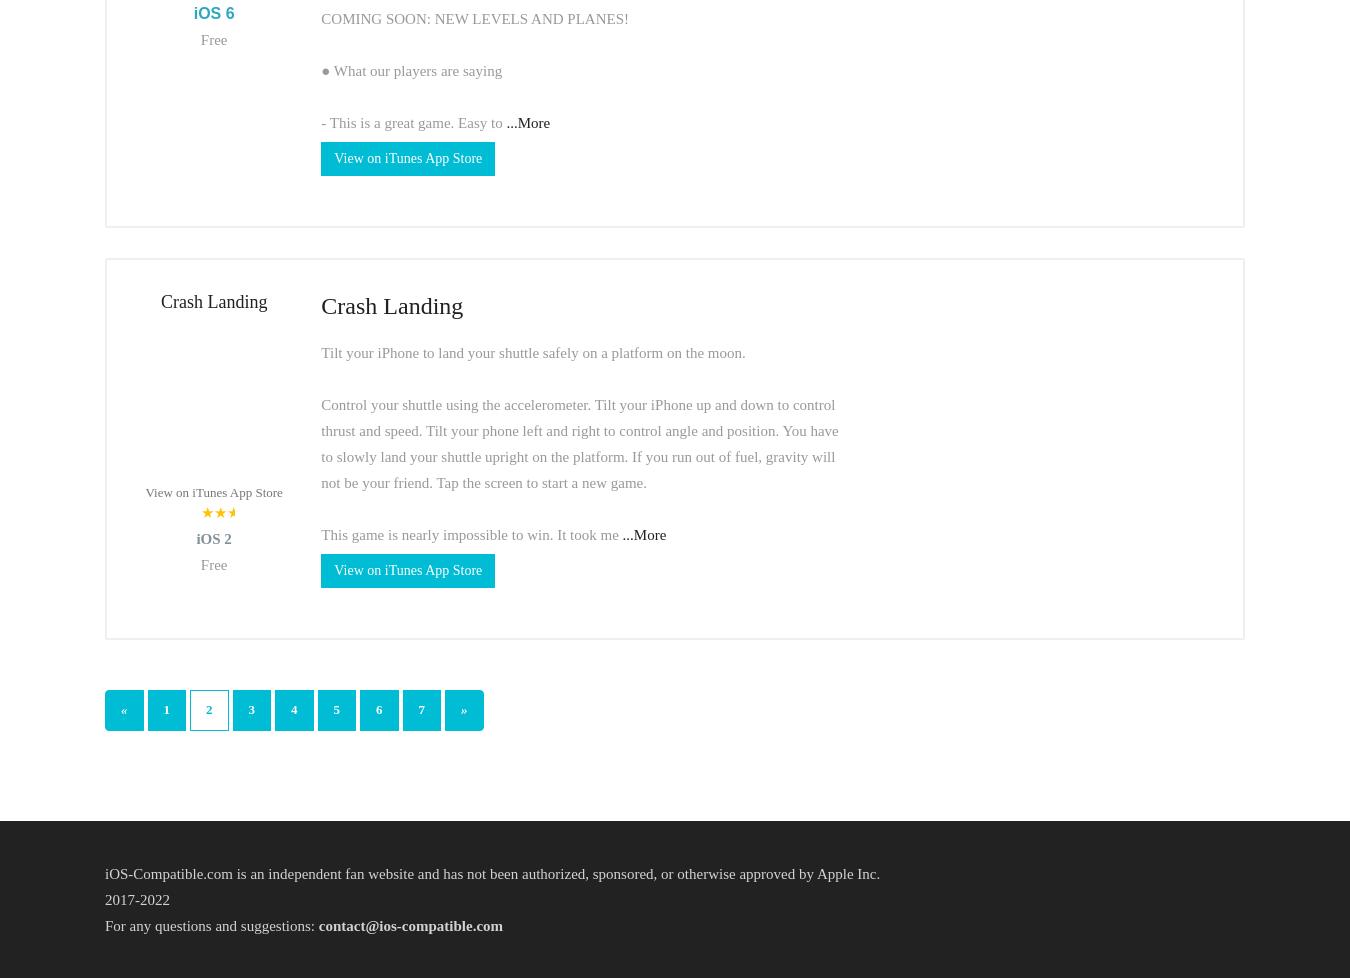 The image size is (1350, 978). What do you see at coordinates (206, 709) in the screenshot?
I see `'2'` at bounding box center [206, 709].